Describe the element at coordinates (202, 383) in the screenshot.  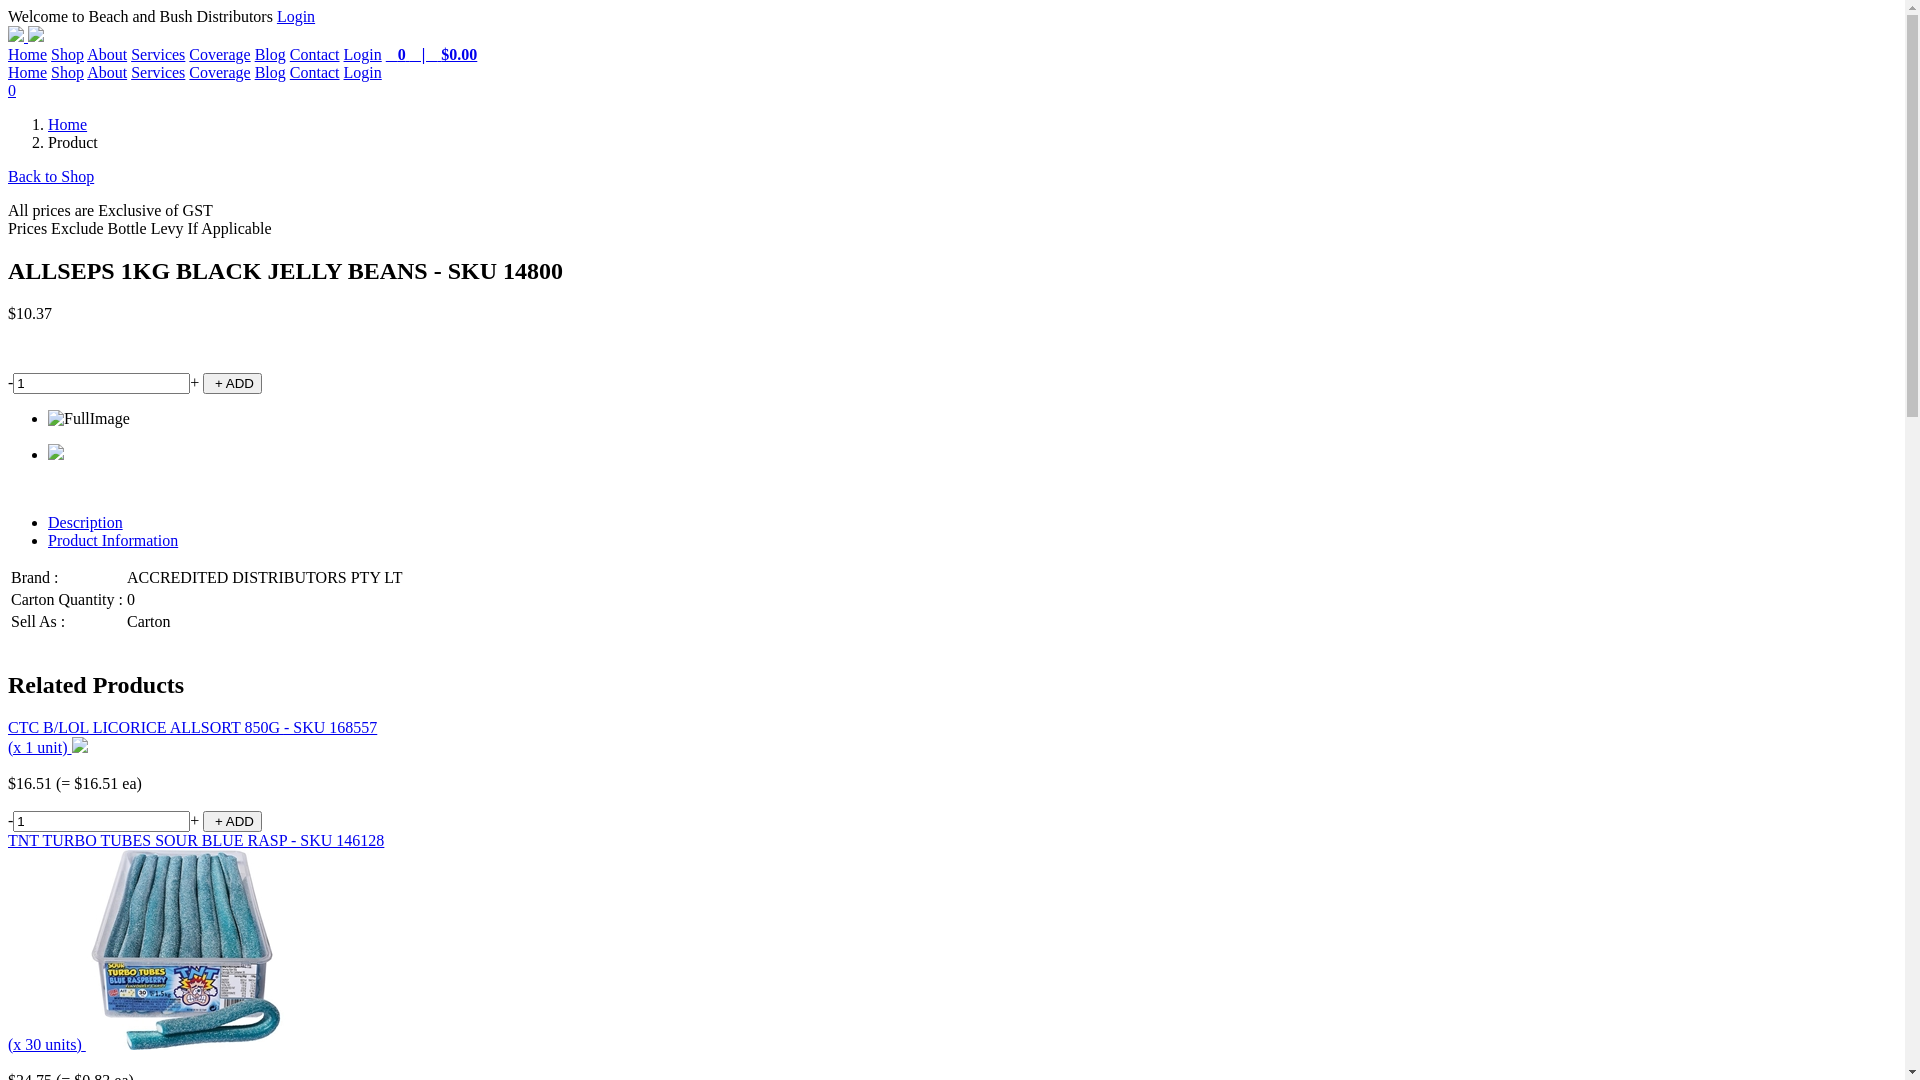
I see `' + ADD'` at that location.